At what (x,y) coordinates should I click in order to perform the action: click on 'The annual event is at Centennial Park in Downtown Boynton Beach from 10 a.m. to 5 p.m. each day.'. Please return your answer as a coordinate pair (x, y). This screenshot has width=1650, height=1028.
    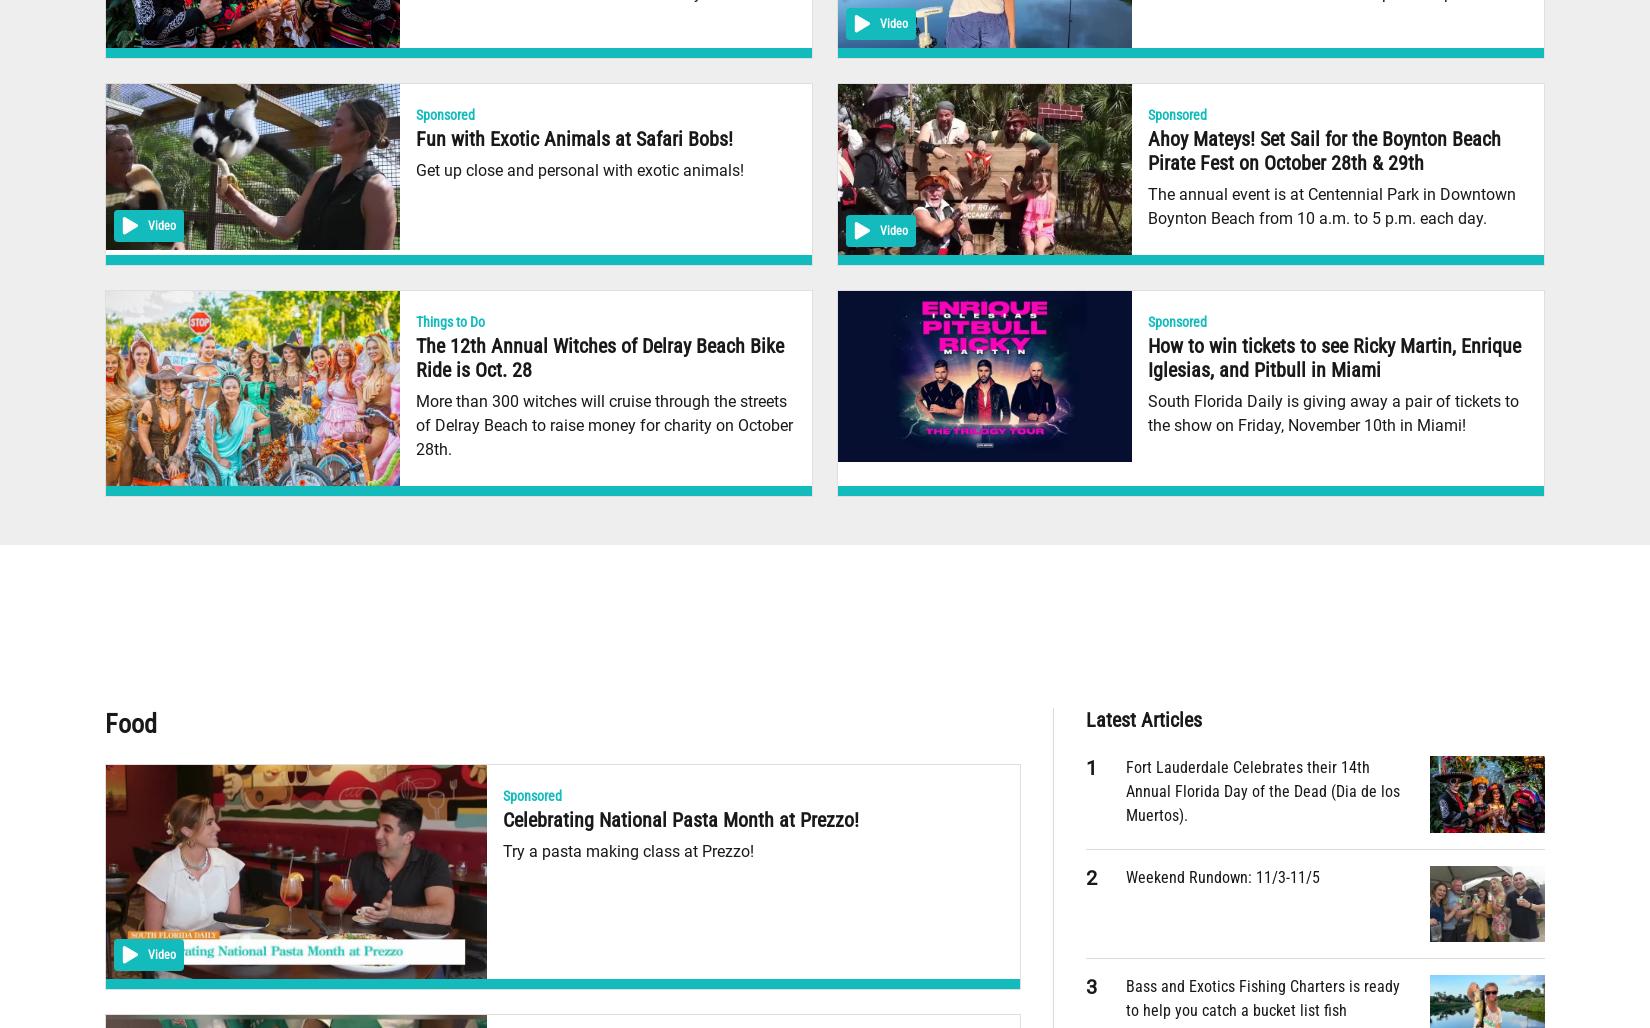
    Looking at the image, I should click on (1148, 205).